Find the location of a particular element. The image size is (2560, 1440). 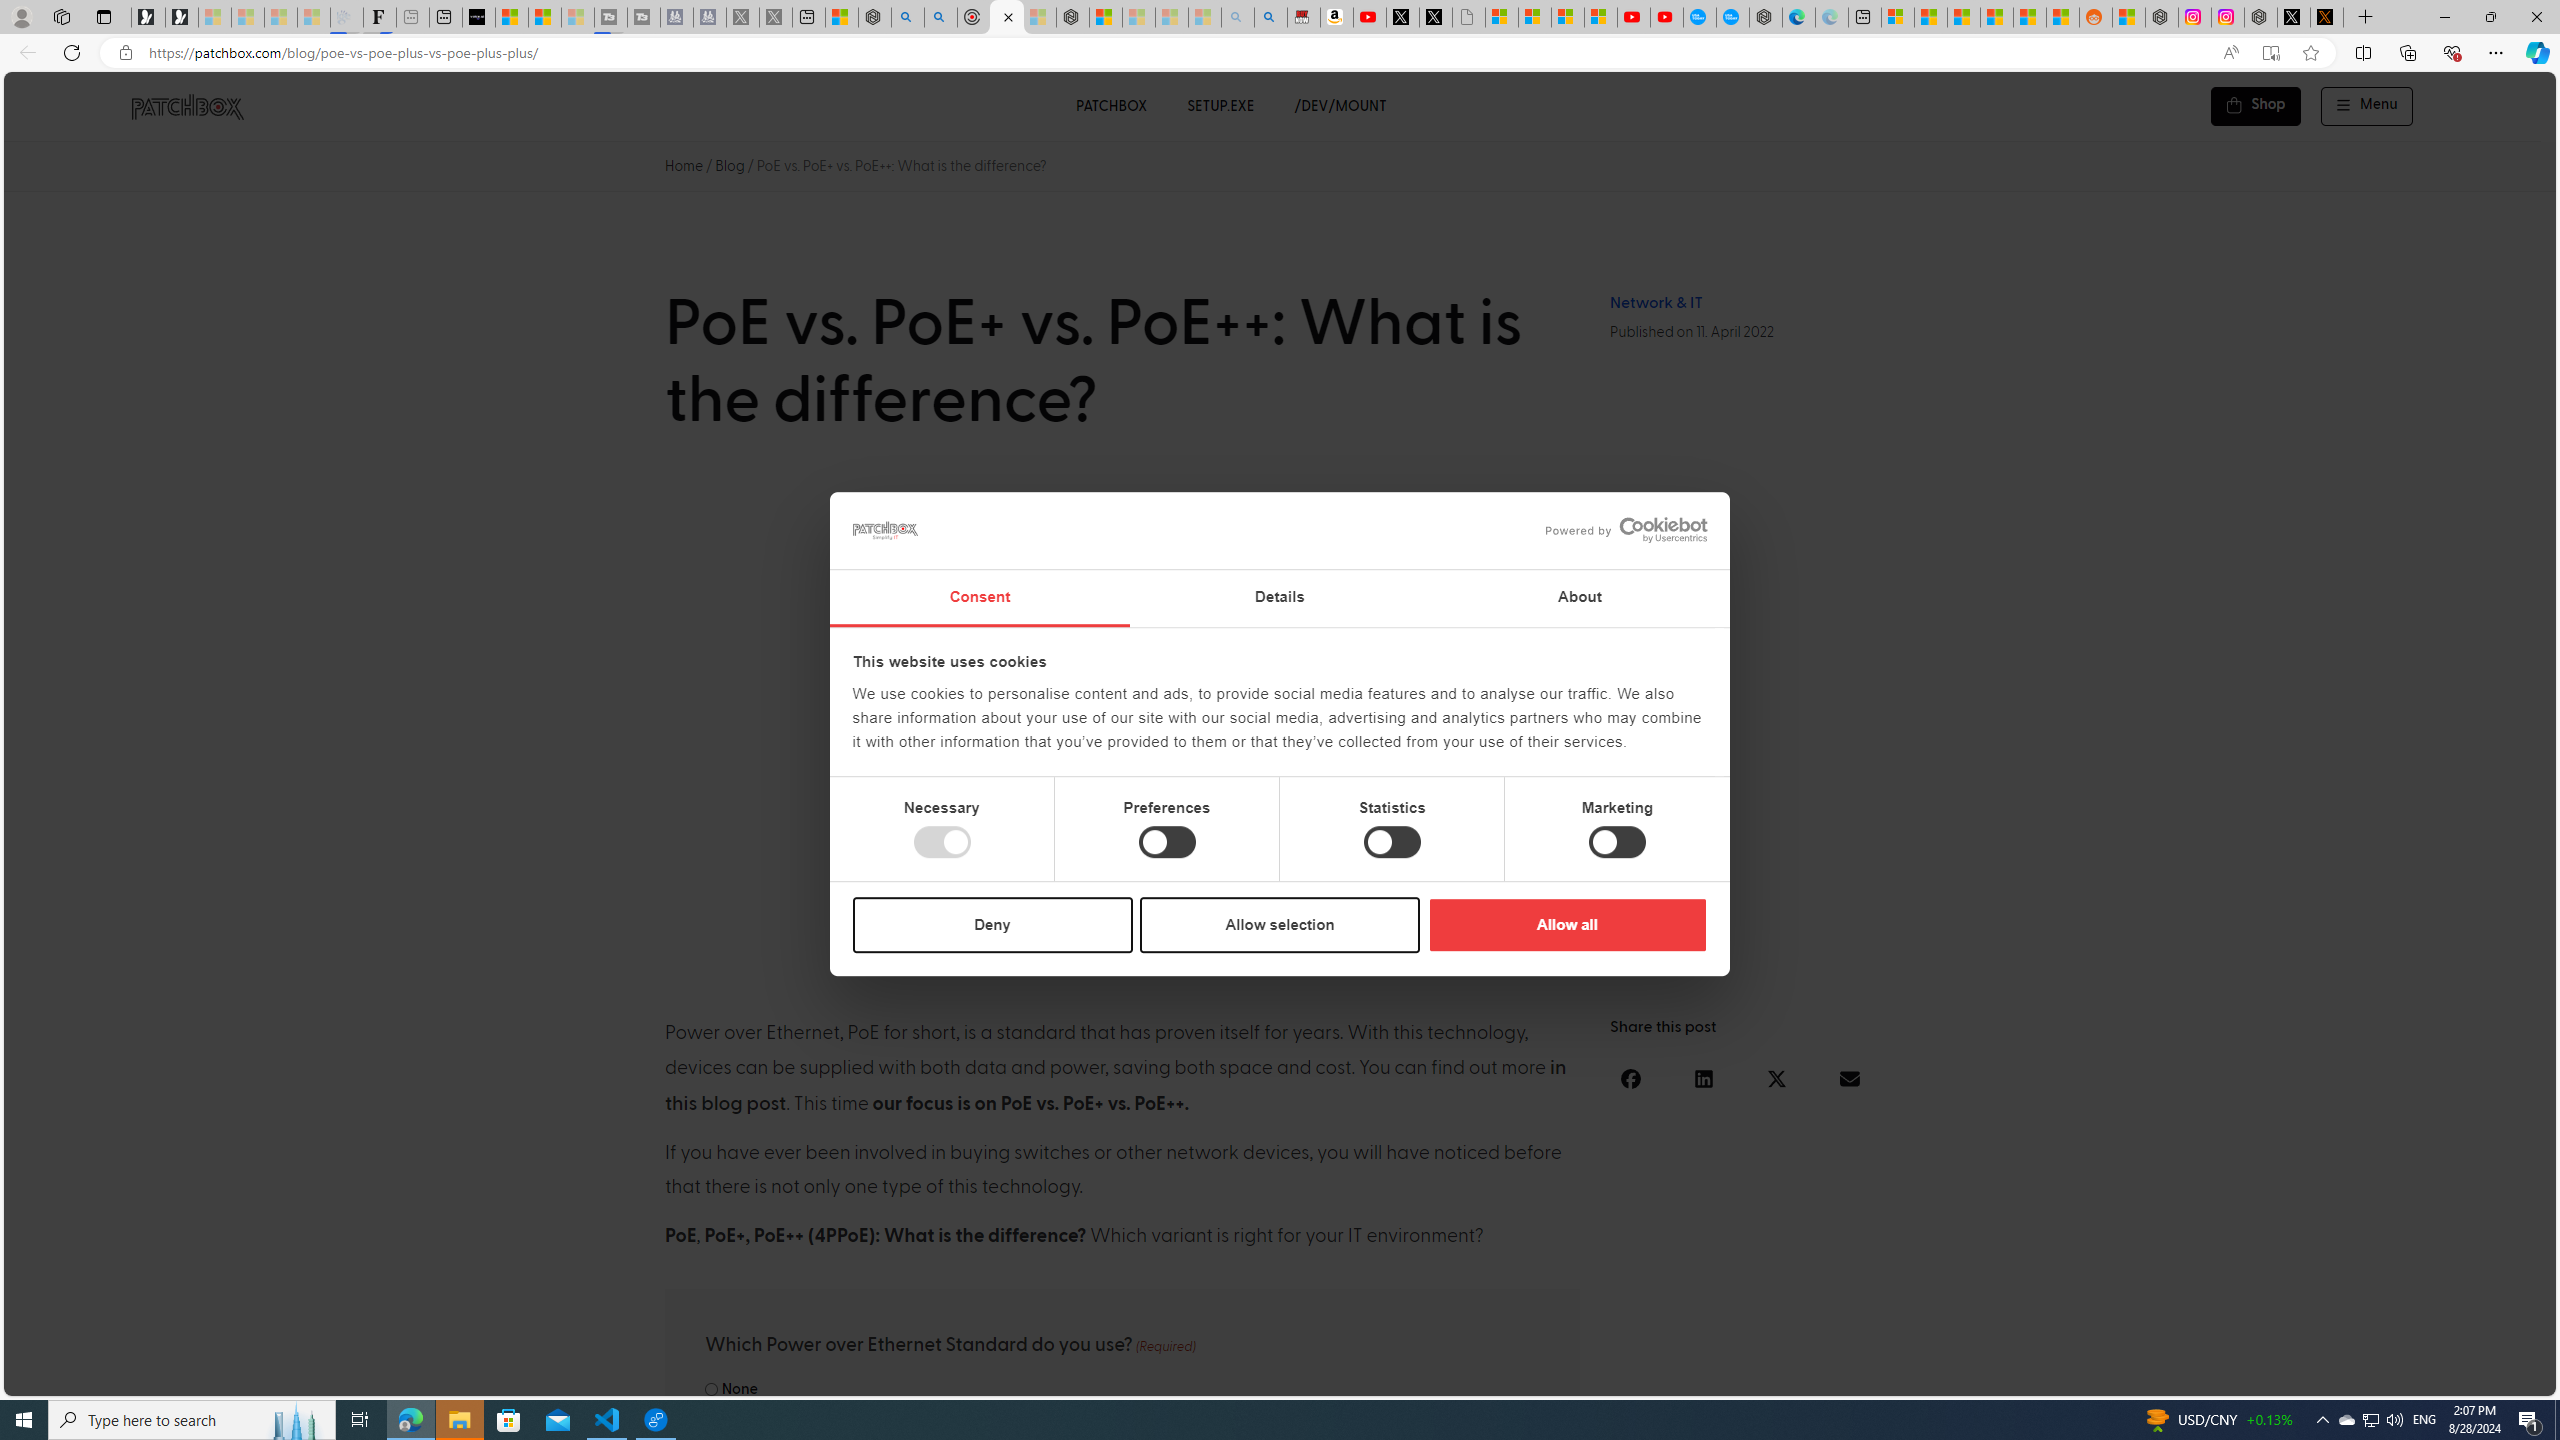

'Network & IT' is located at coordinates (1655, 302).